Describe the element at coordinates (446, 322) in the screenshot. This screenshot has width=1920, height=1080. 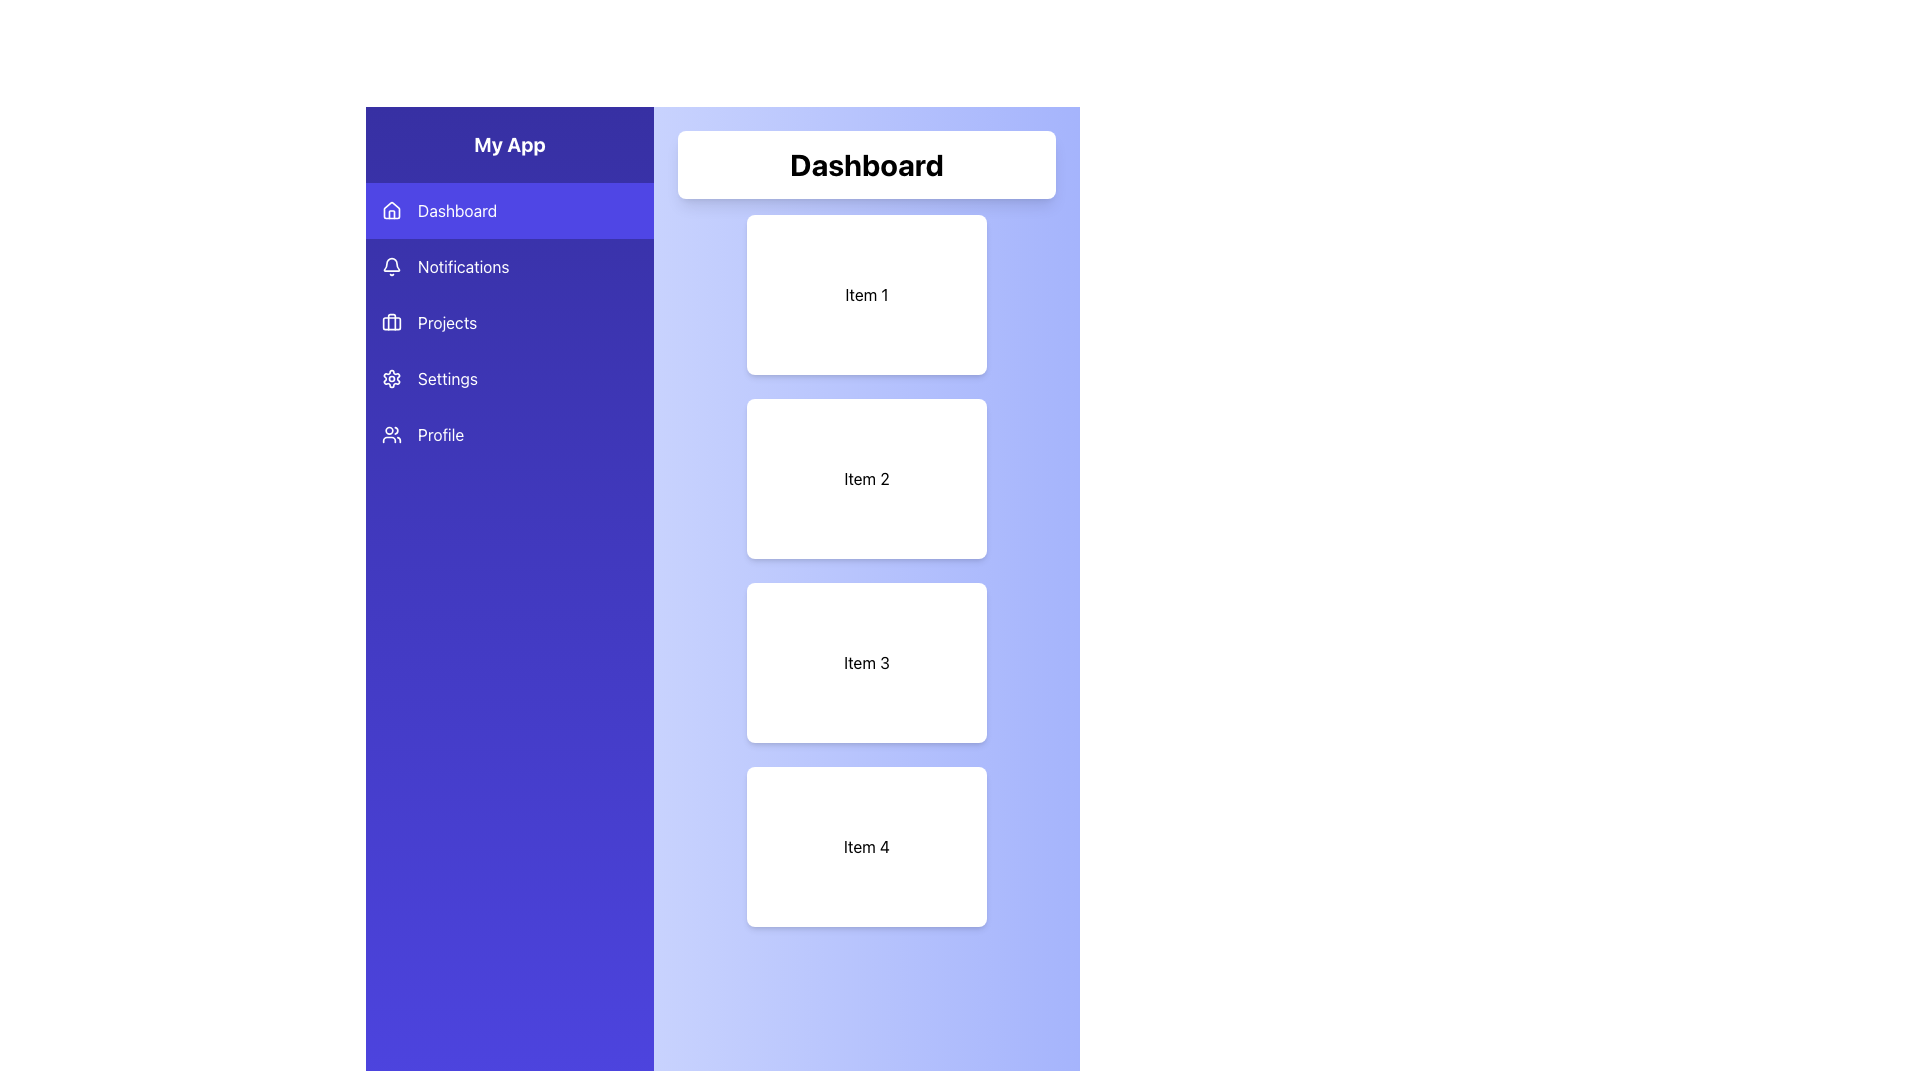
I see `the 'Projects' text label in the vertical navigation menu` at that location.